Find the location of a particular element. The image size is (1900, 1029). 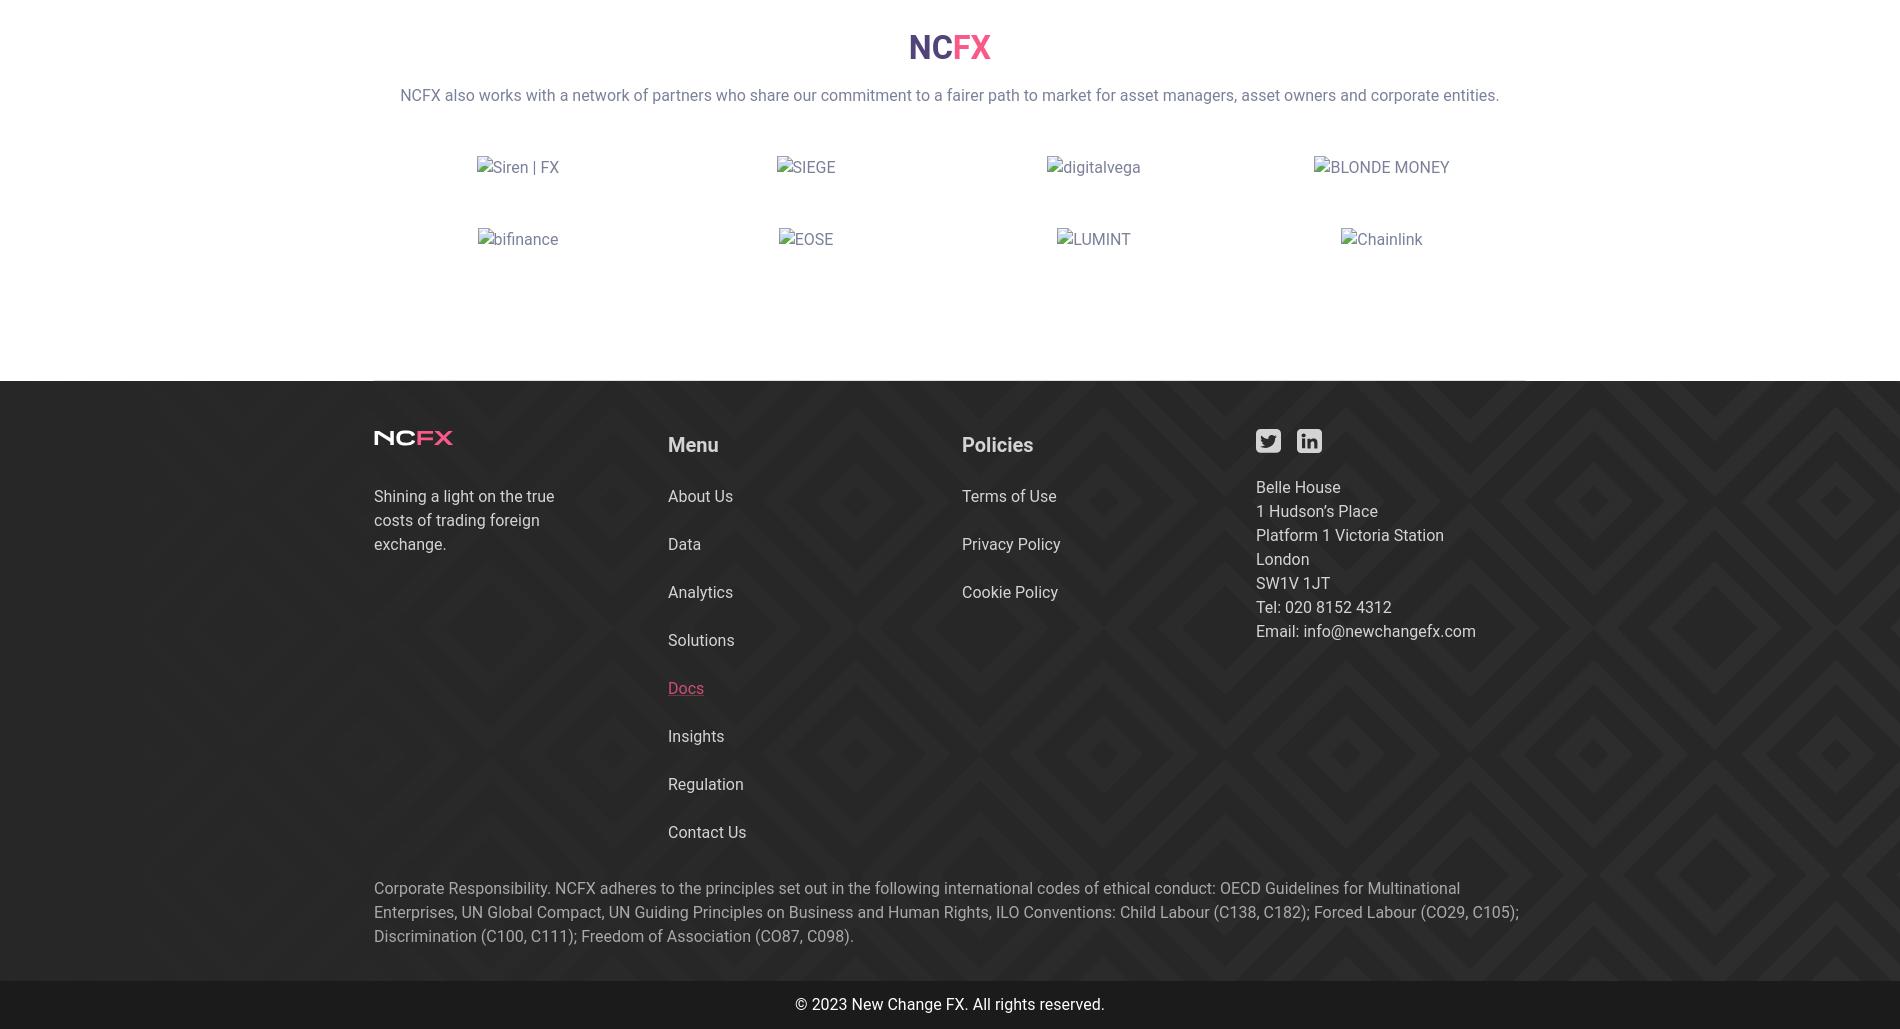

'1 Hudson’s Place' is located at coordinates (1315, 510).